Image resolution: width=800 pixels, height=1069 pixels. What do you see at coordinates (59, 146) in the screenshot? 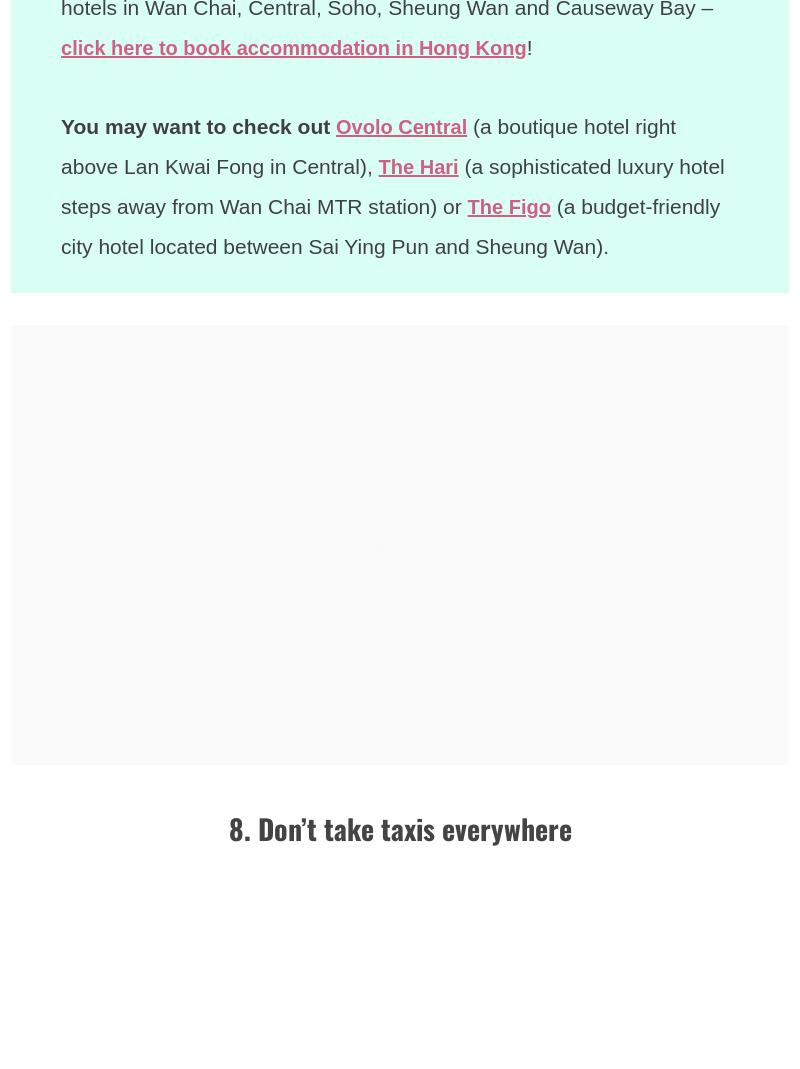
I see `'(a boutique hotel right above Lan Kwai Fong in Central),'` at bounding box center [59, 146].